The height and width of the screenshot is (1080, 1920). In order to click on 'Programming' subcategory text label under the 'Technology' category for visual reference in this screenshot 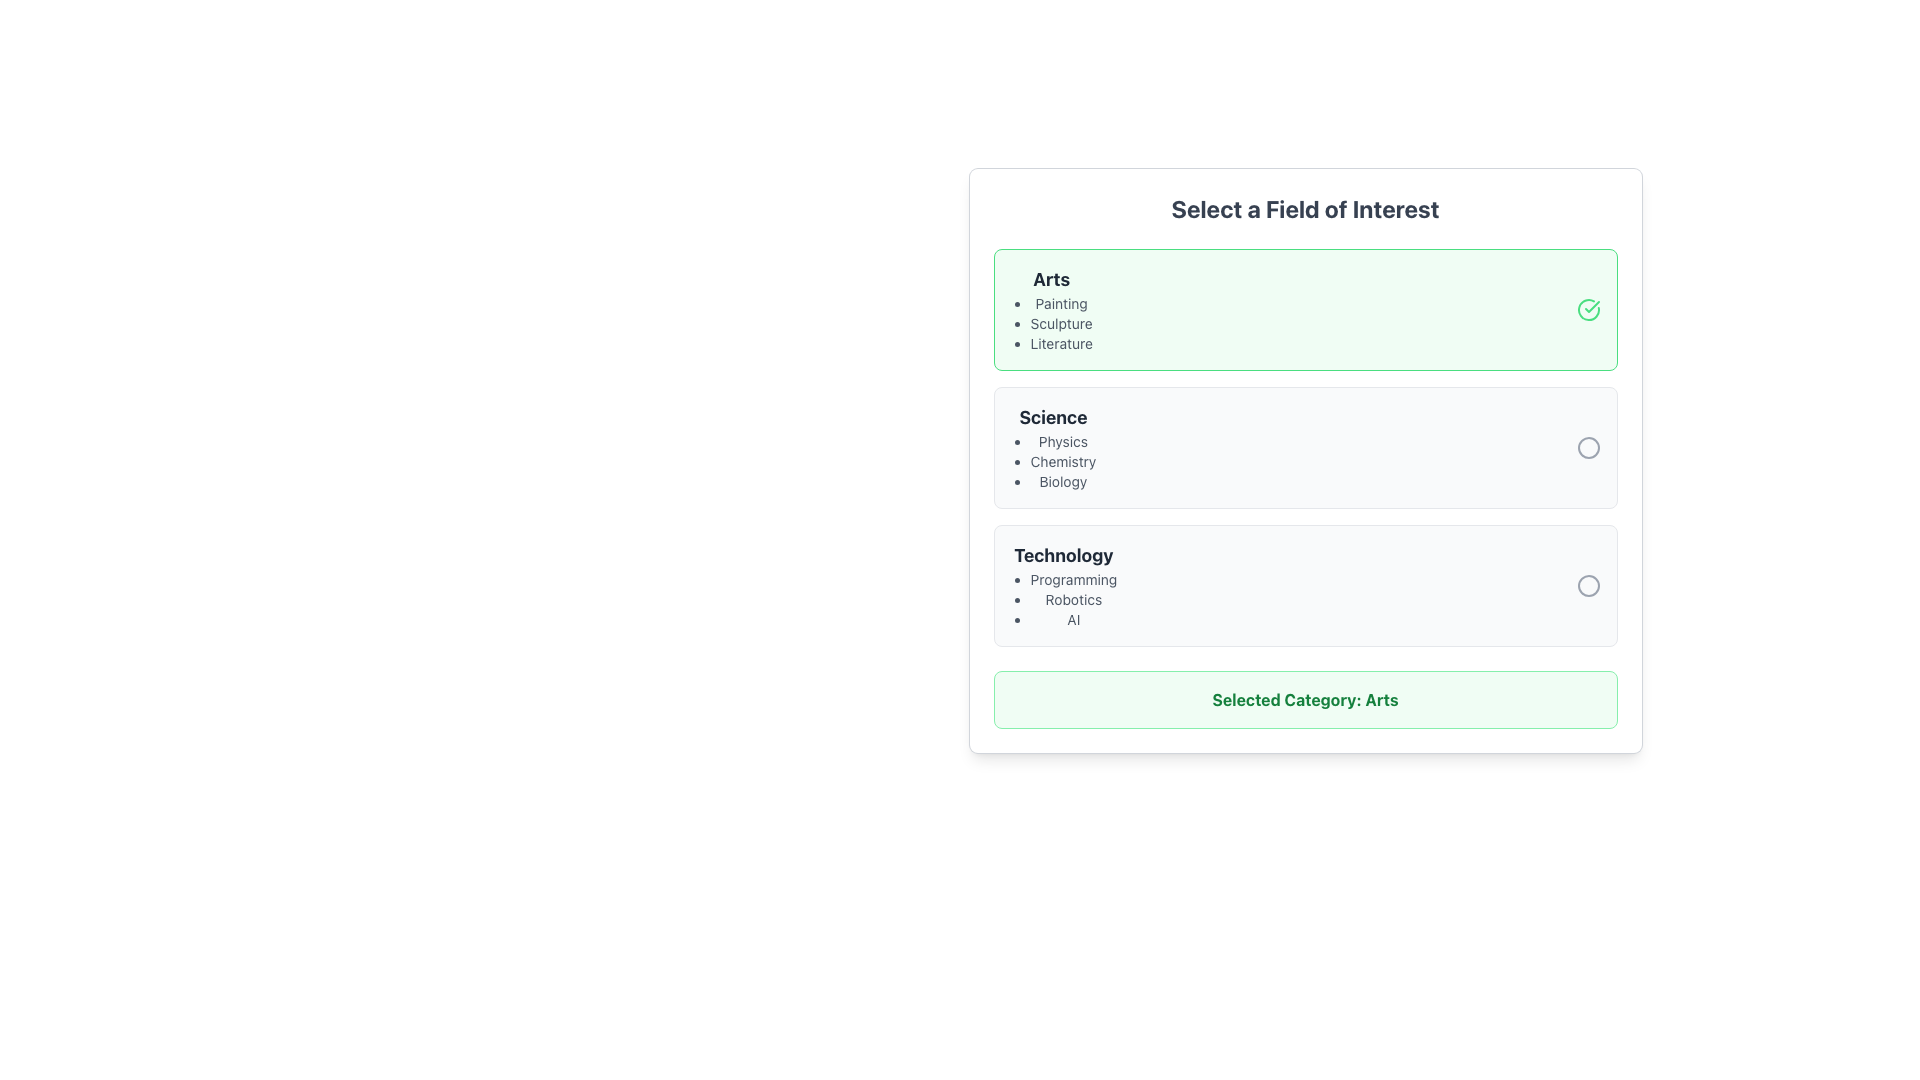, I will do `click(1072, 579)`.